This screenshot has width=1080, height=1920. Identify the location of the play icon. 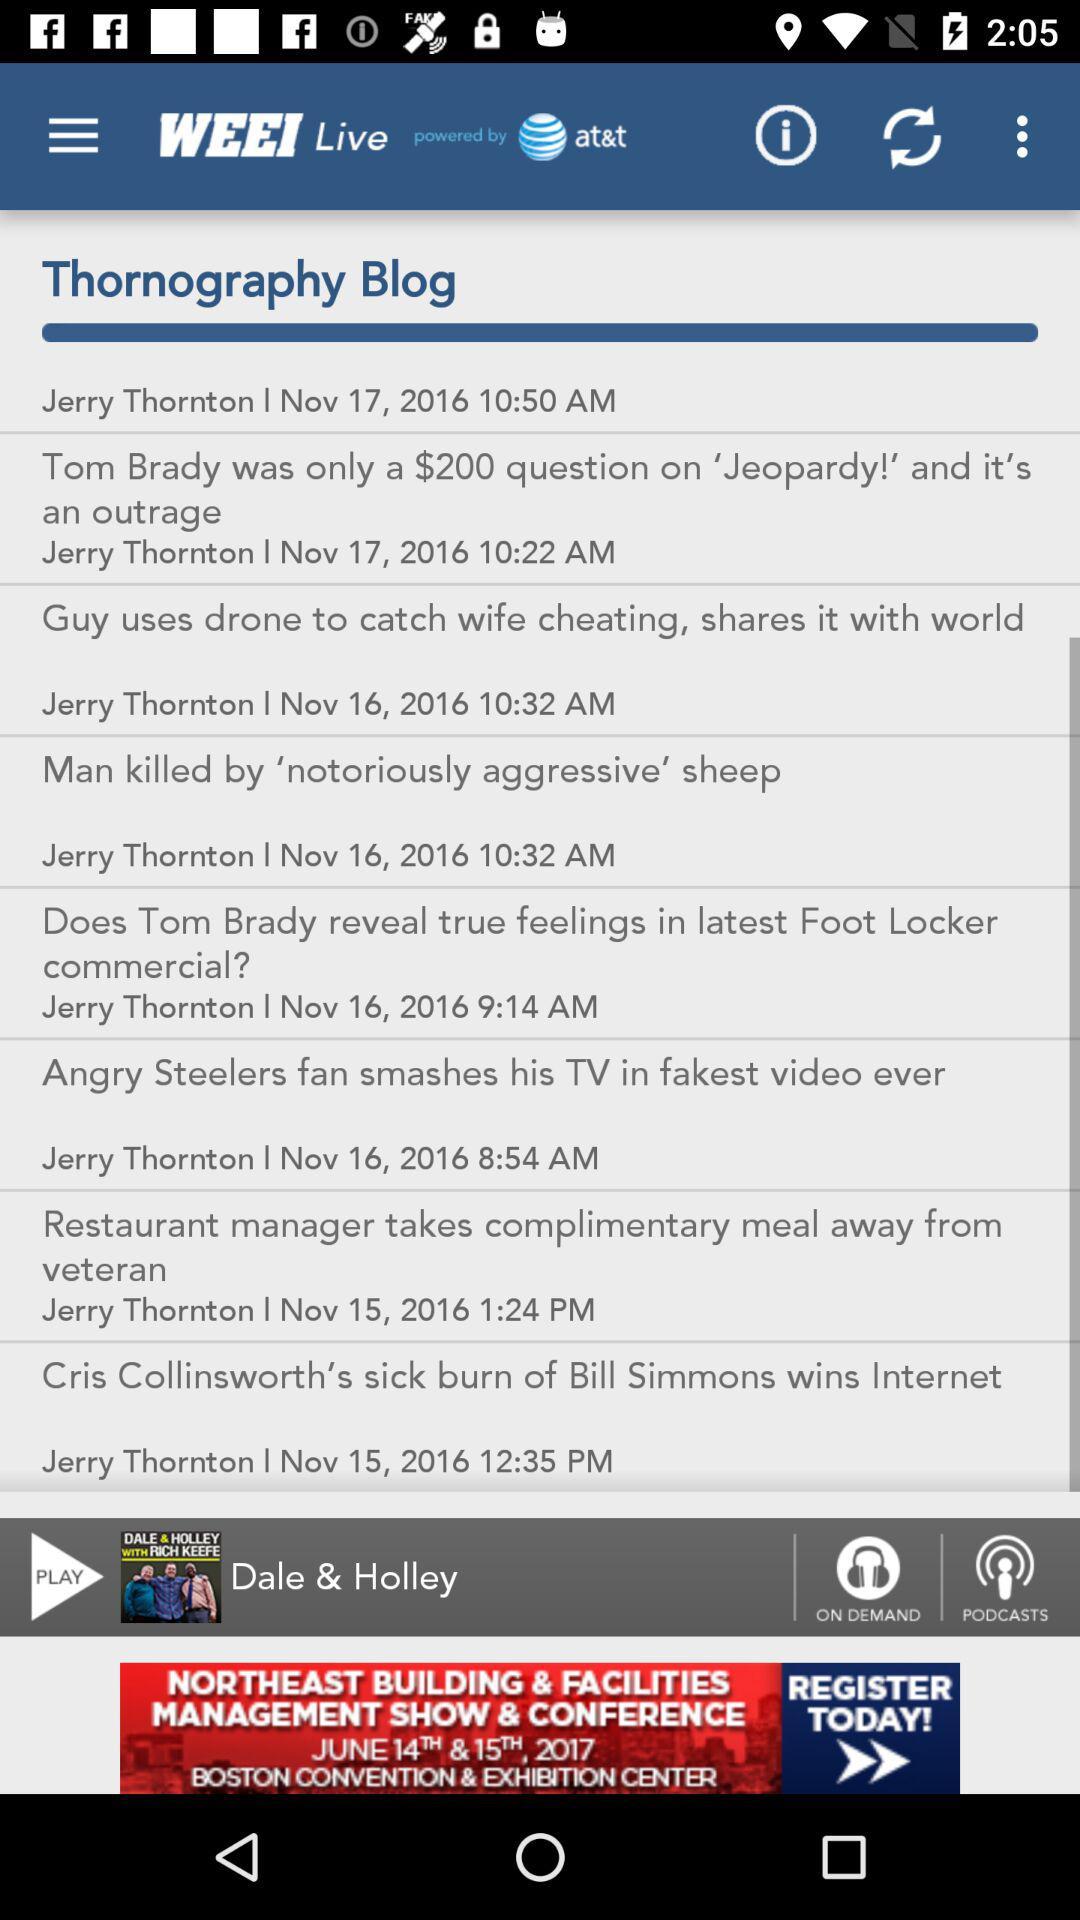
(54, 1576).